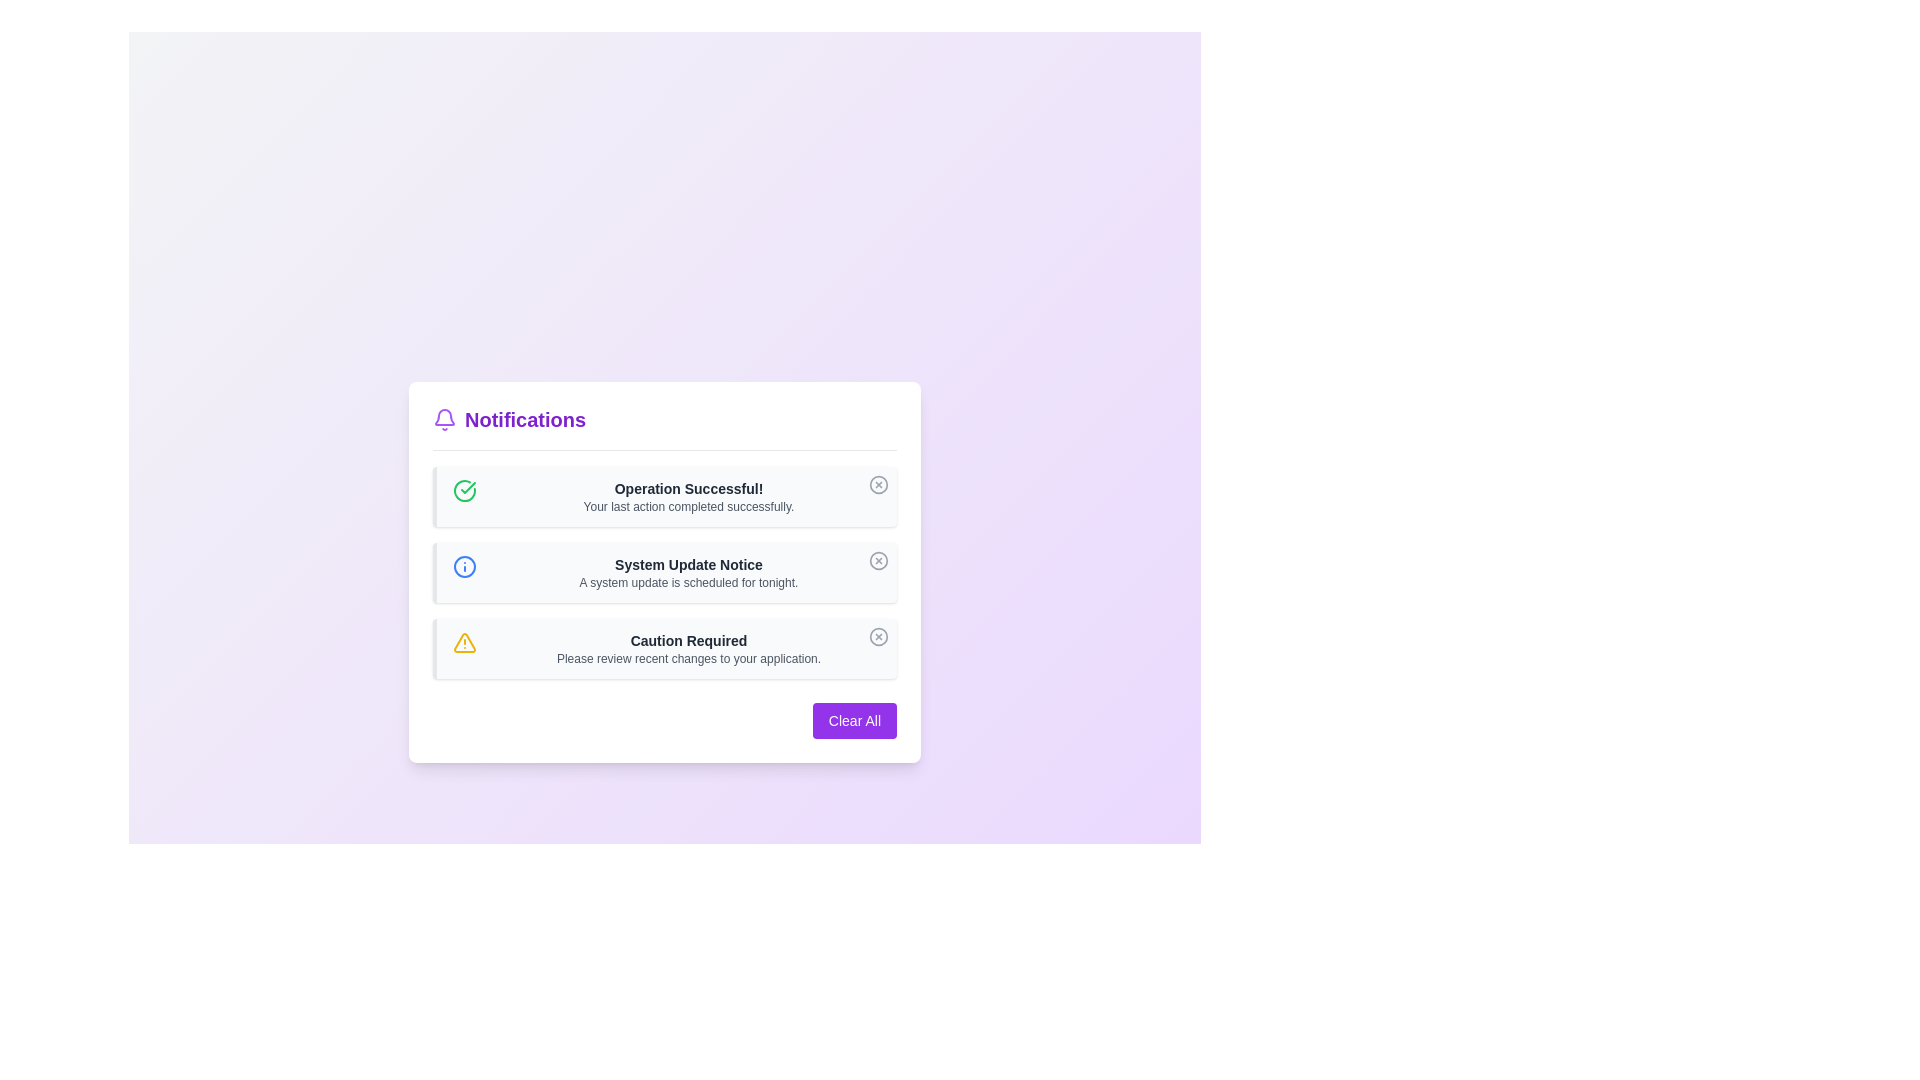 The image size is (1920, 1080). What do you see at coordinates (689, 658) in the screenshot?
I see `the static text label providing additional information or a warning message located directly below 'Caution Required' in the third notification box` at bounding box center [689, 658].